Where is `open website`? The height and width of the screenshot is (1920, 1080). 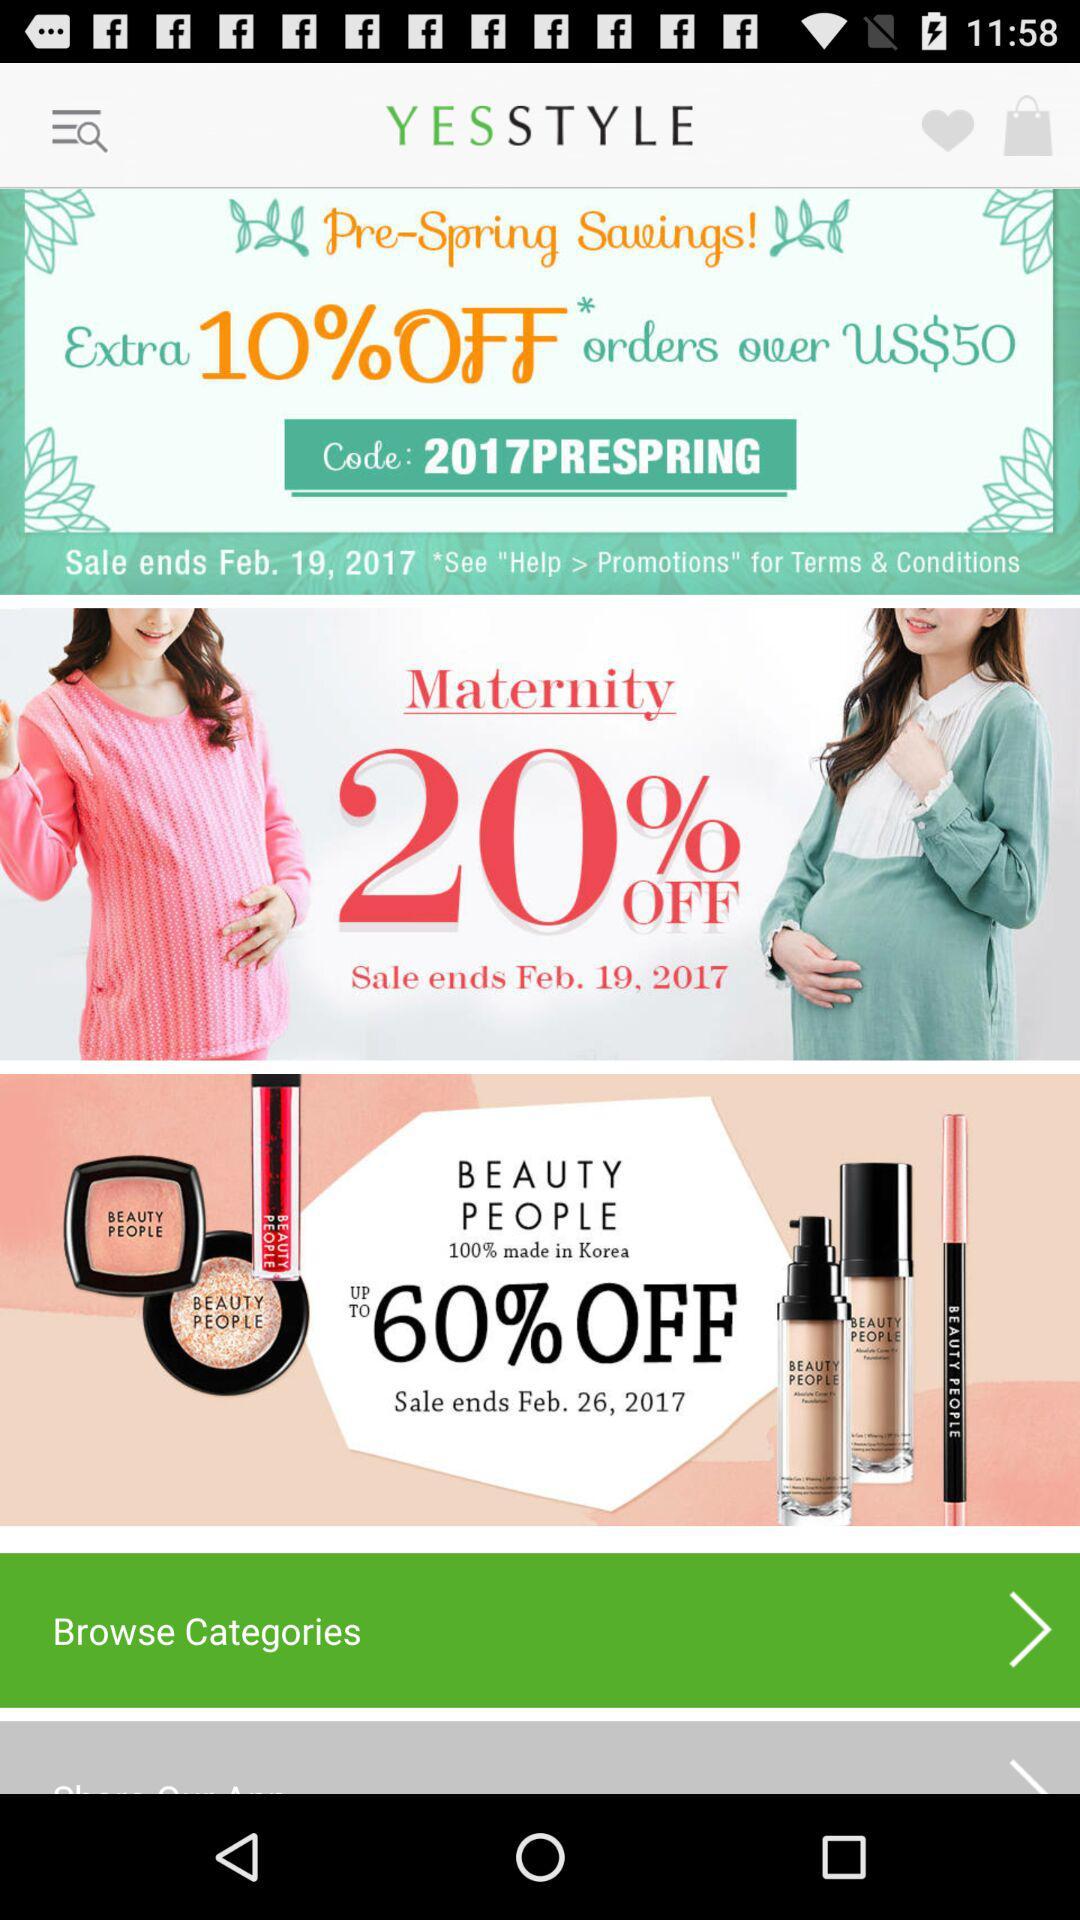 open website is located at coordinates (540, 1300).